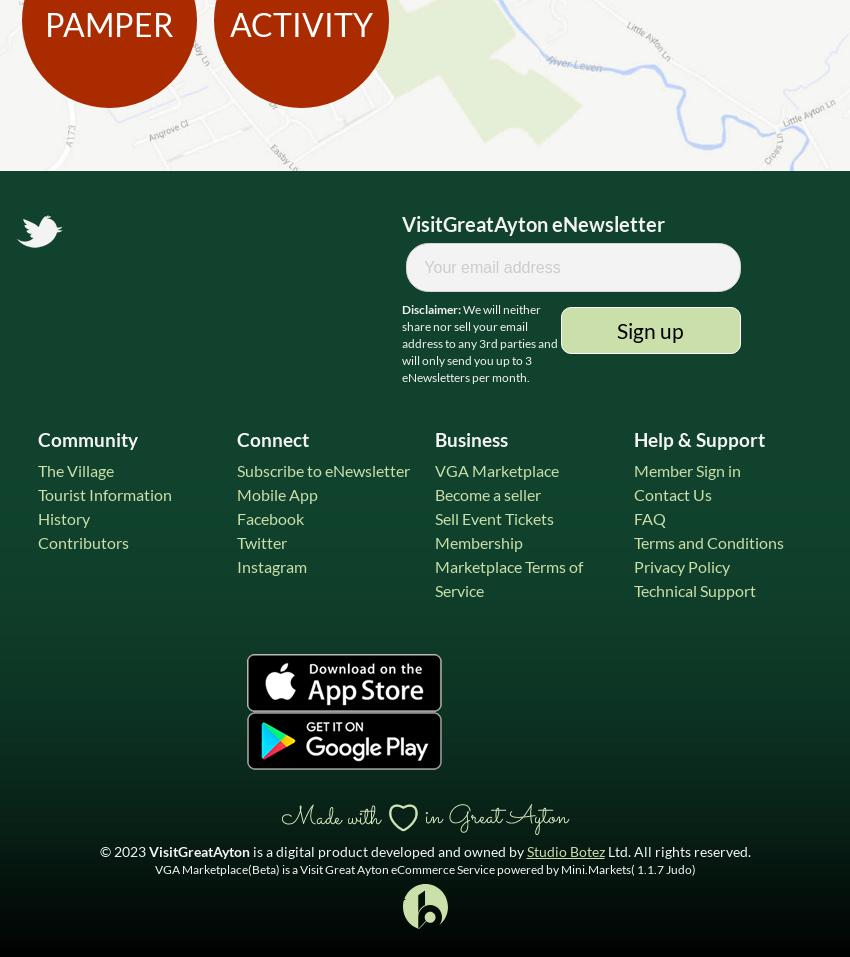  What do you see at coordinates (471, 438) in the screenshot?
I see `'Business'` at bounding box center [471, 438].